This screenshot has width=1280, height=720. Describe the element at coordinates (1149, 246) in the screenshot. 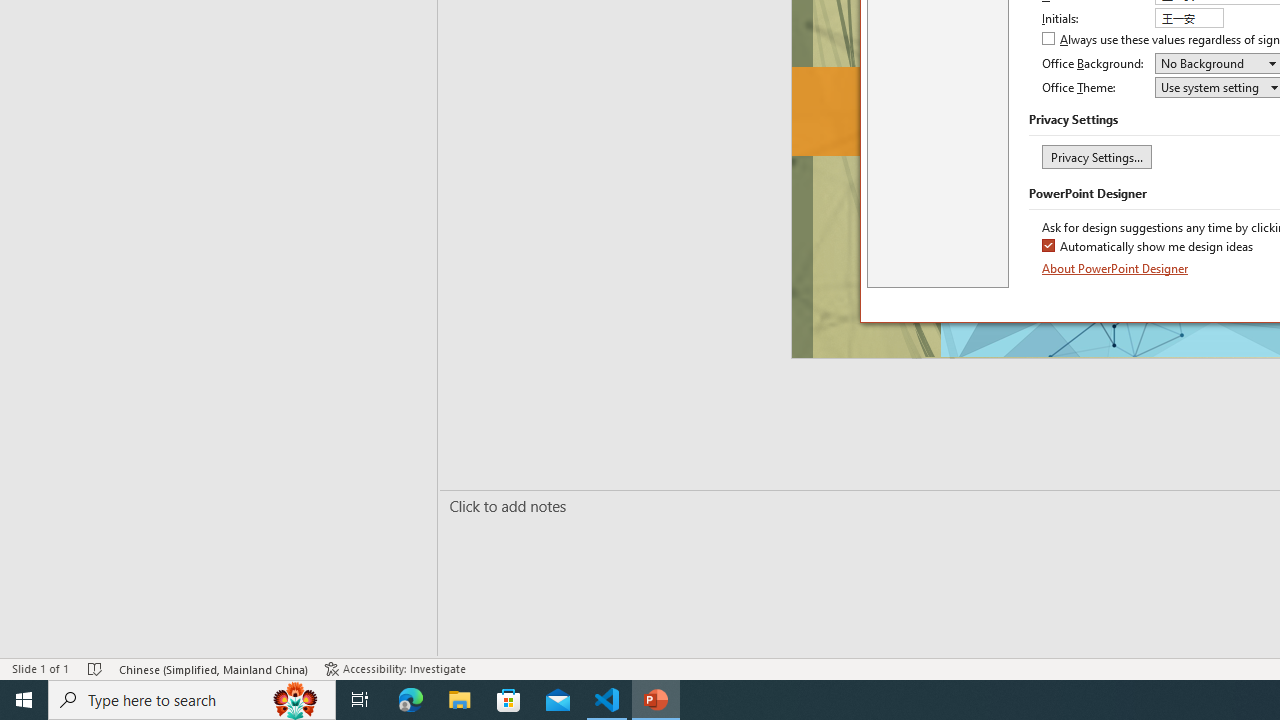

I see `'Automatically show me design ideas'` at that location.